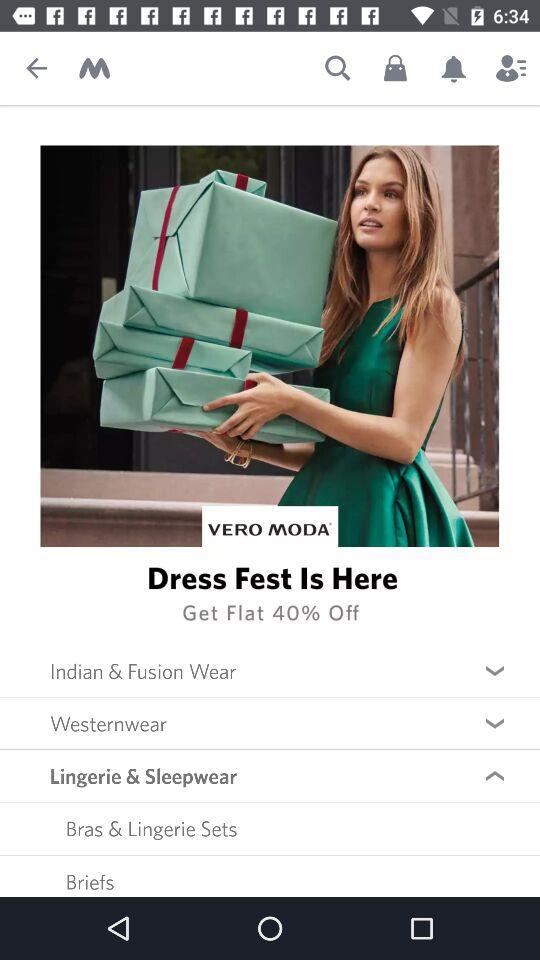 This screenshot has height=960, width=540. Describe the element at coordinates (337, 68) in the screenshot. I see `search input option` at that location.